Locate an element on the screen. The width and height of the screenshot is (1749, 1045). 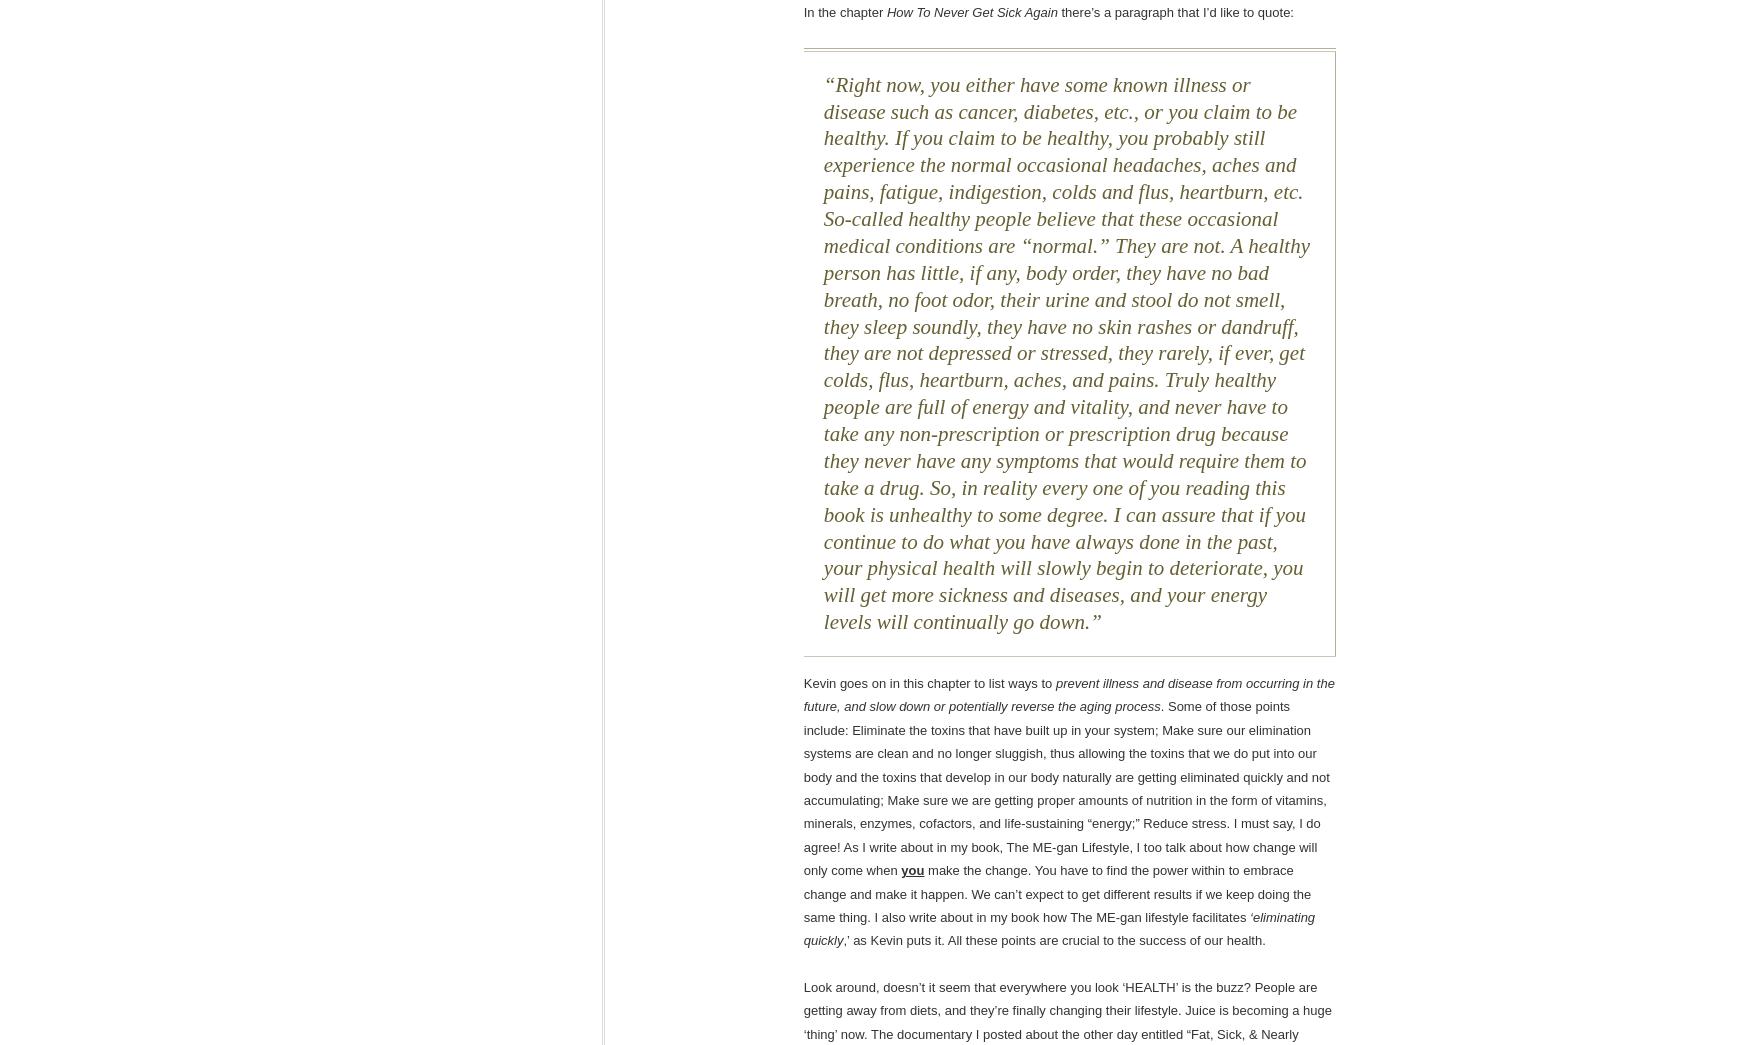
'. Some of those points include: Eliminate the toxins that have built up in your system; Make sure our elimination systems are clean and no longer sluggish, thus allowing the toxins that we do put into our body and the toxins that develop in our body naturally are getting eliminated quickly and not accumulating; Make sure we are getting proper amounts of nutrition in the form of vitamins, minerals, enzymes, cofactors, and life-sustaining “energy;” Reduce stress. I must say, I do agree! As I write about in my book, The ME-gan Lifestyle, I too talk about how change will only come when' is located at coordinates (1066, 788).